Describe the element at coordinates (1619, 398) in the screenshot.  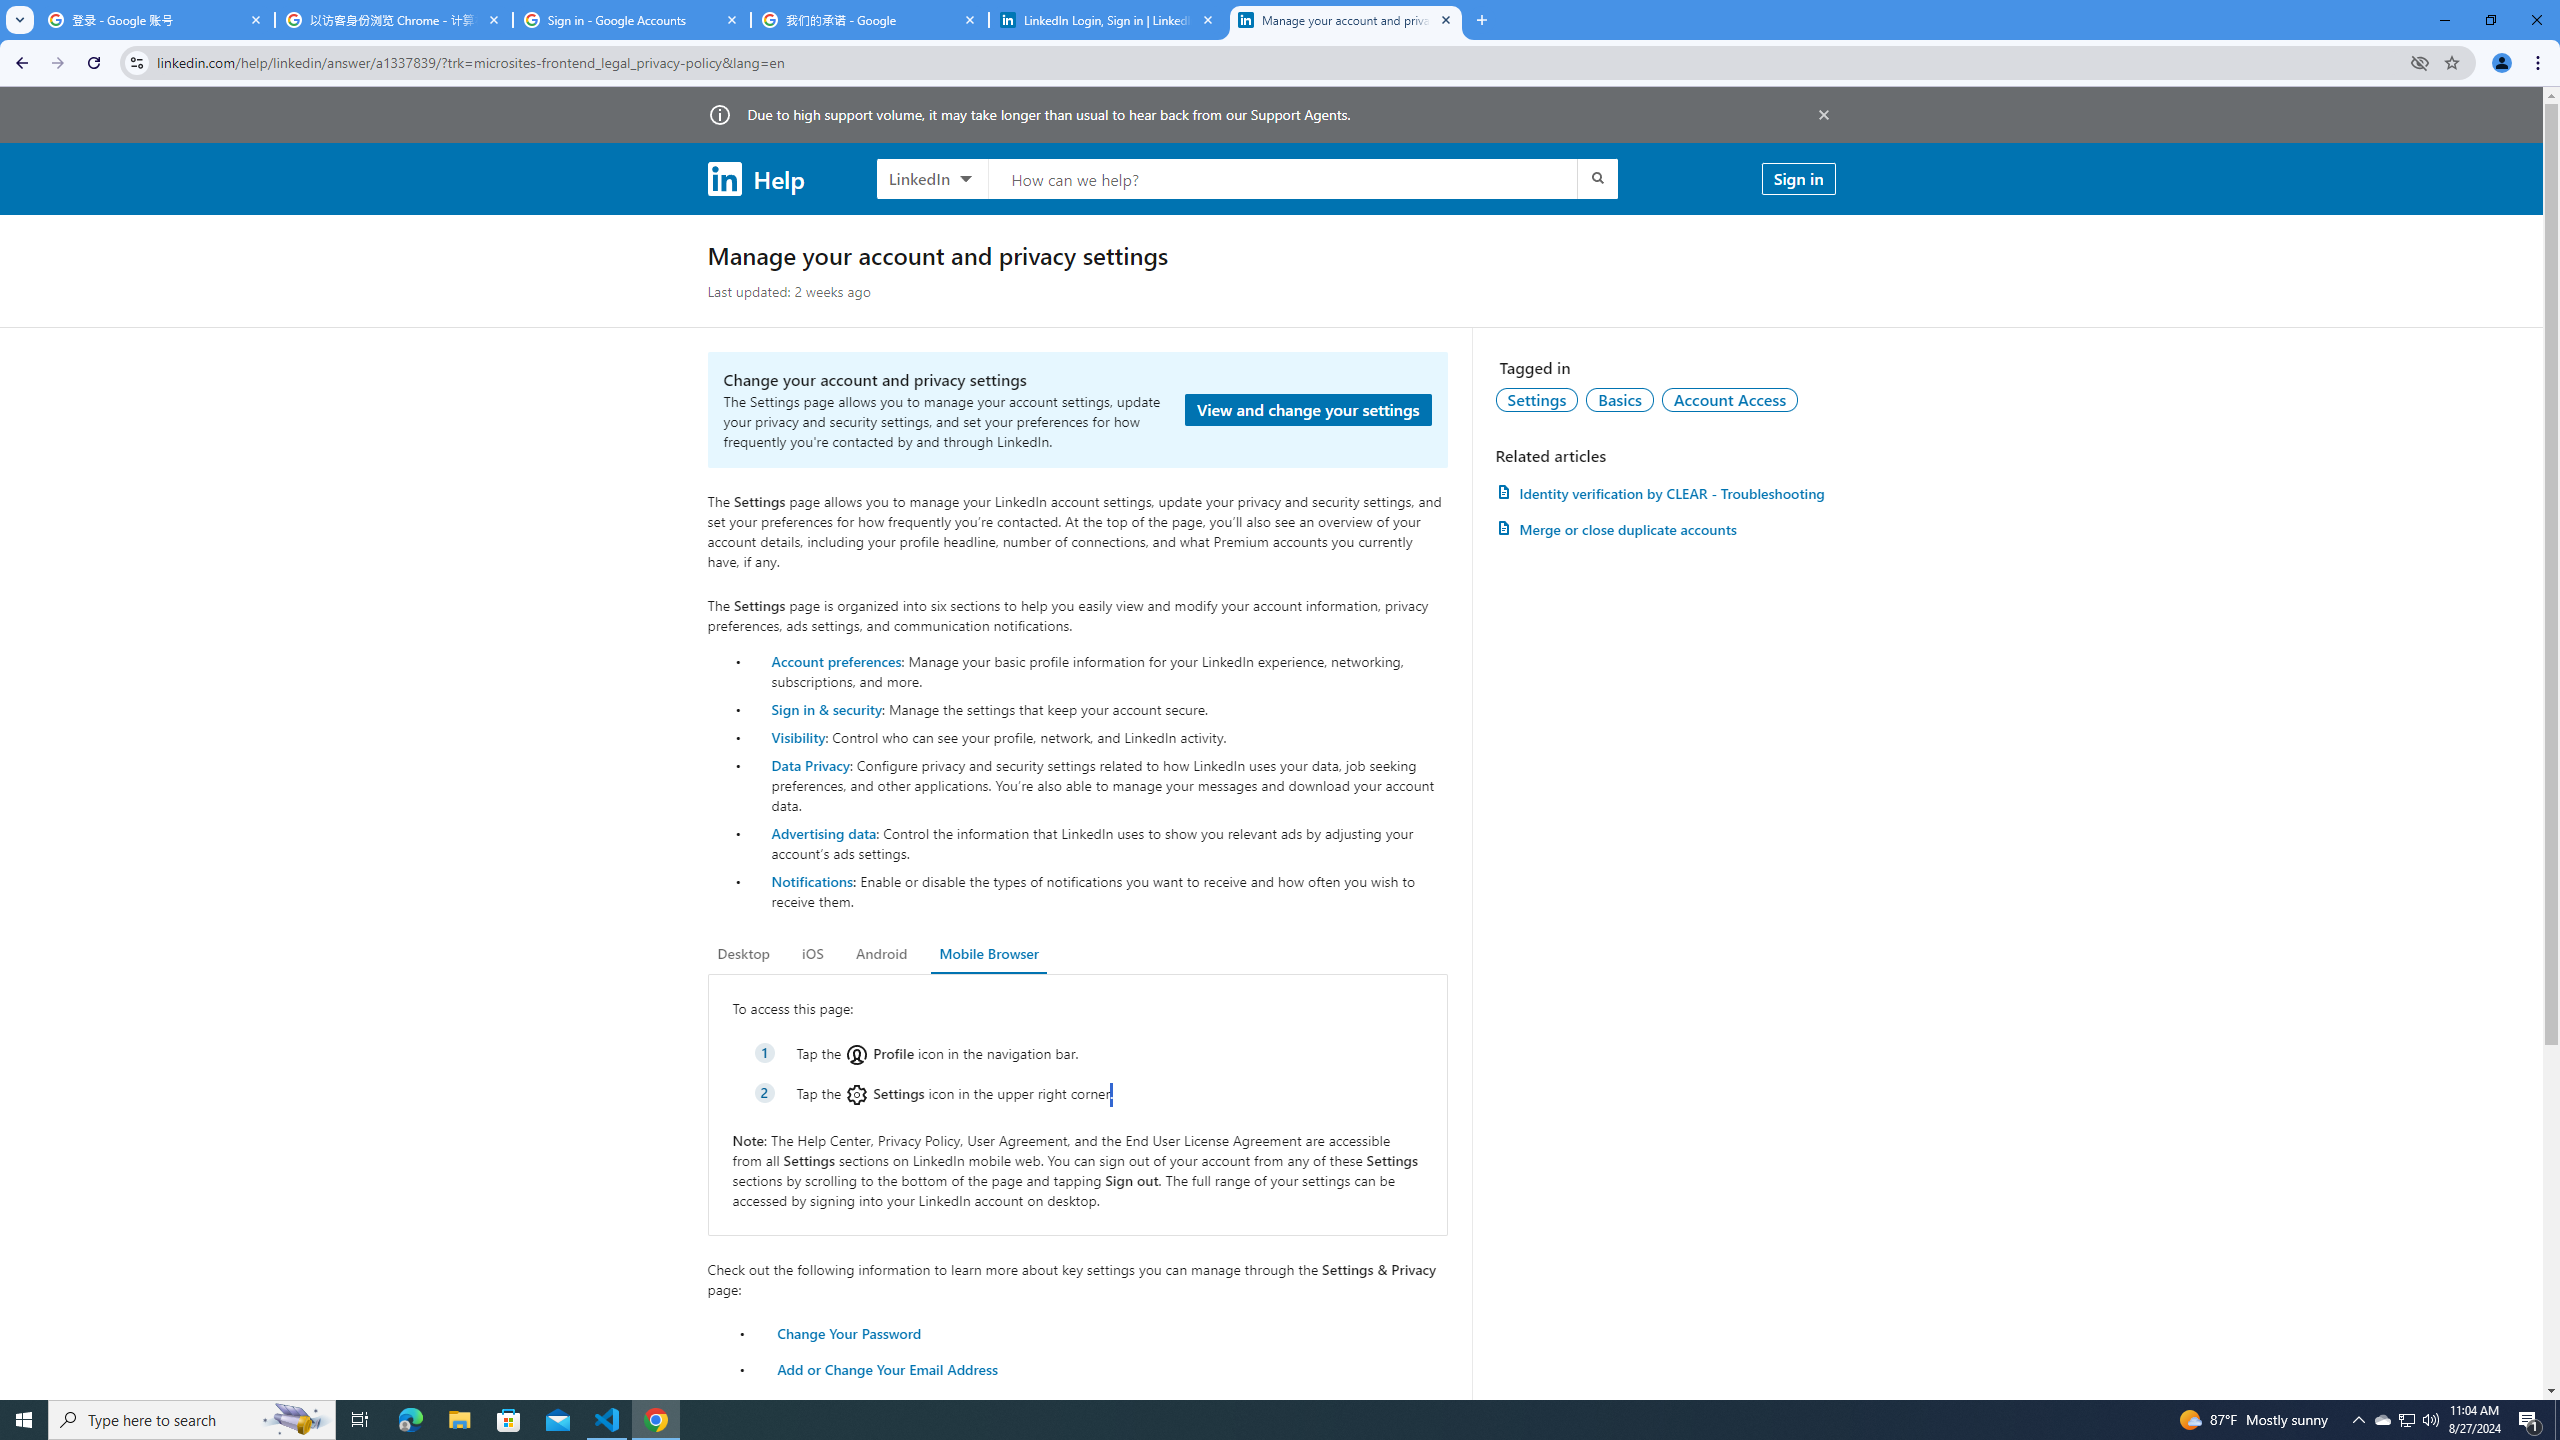
I see `'Basics'` at that location.